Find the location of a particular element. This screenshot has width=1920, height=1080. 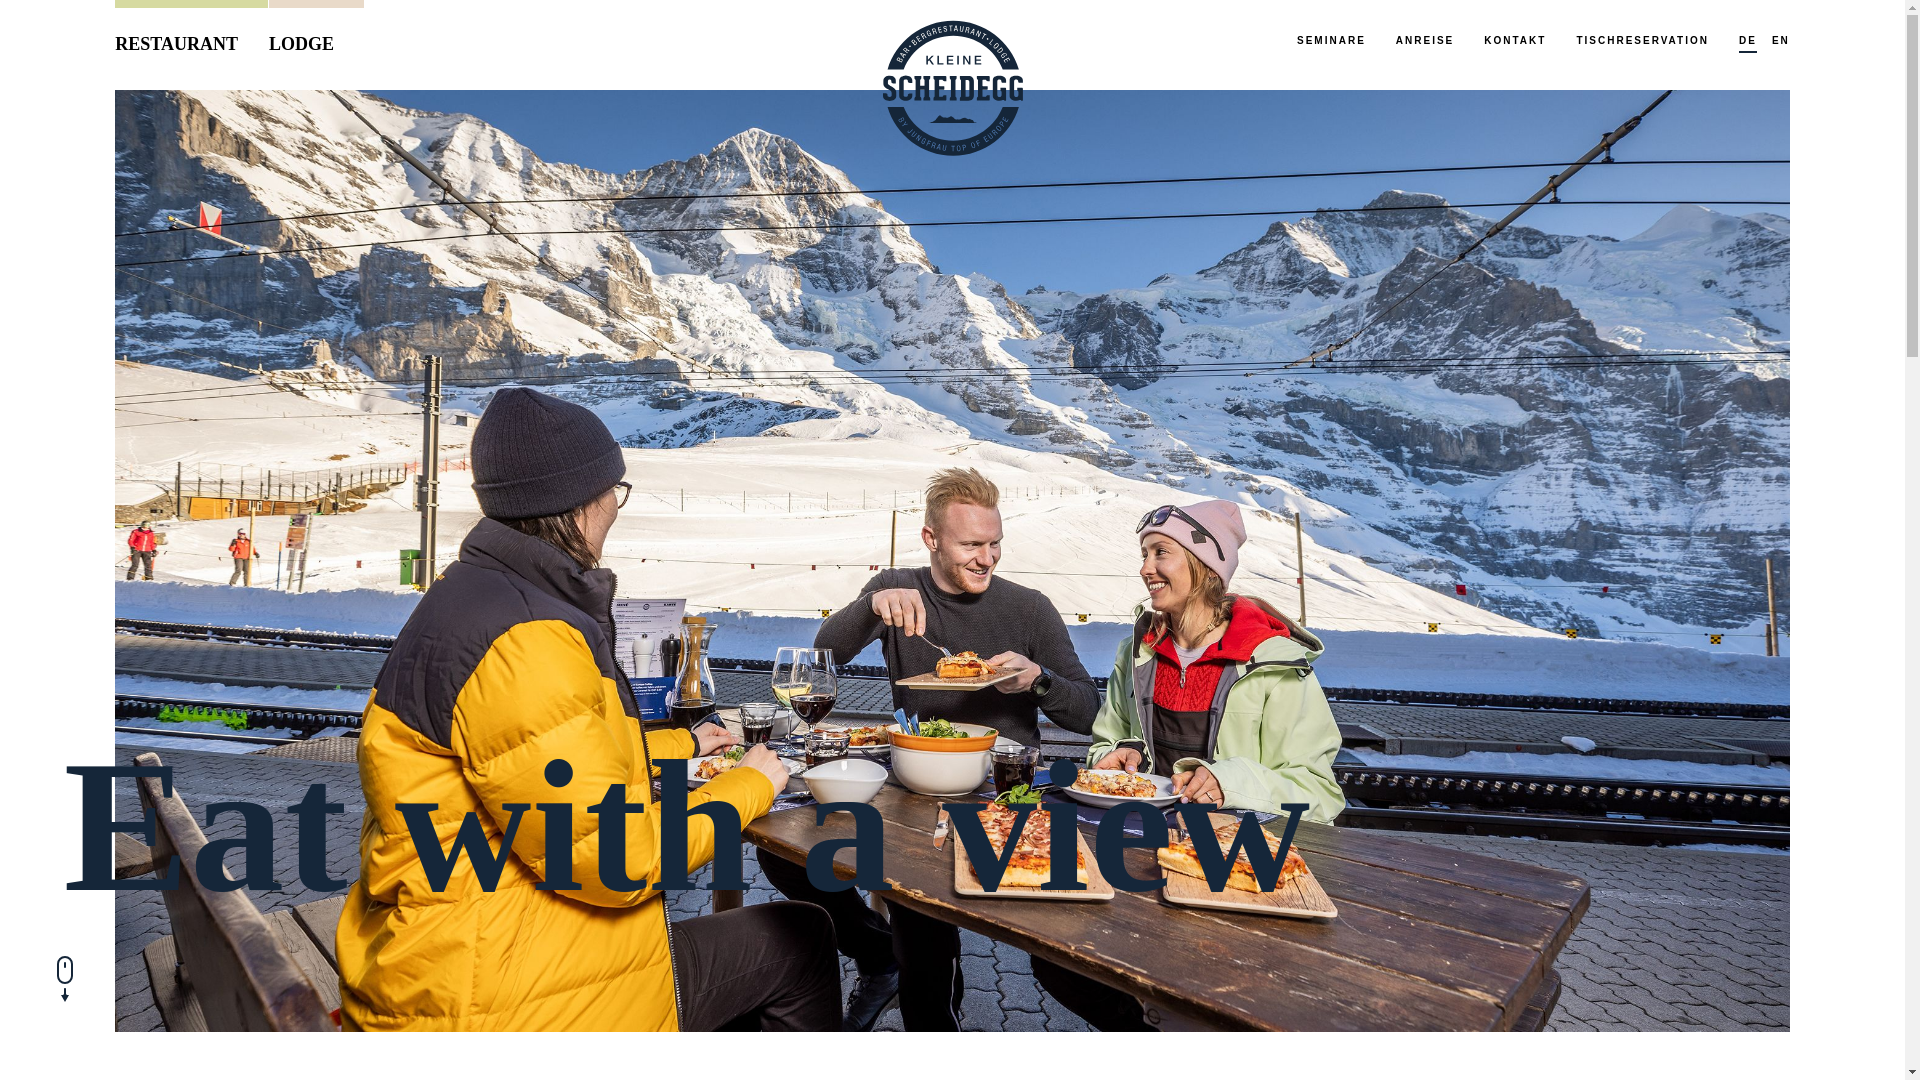

'TISCHRESERVATION' is located at coordinates (1642, 41).